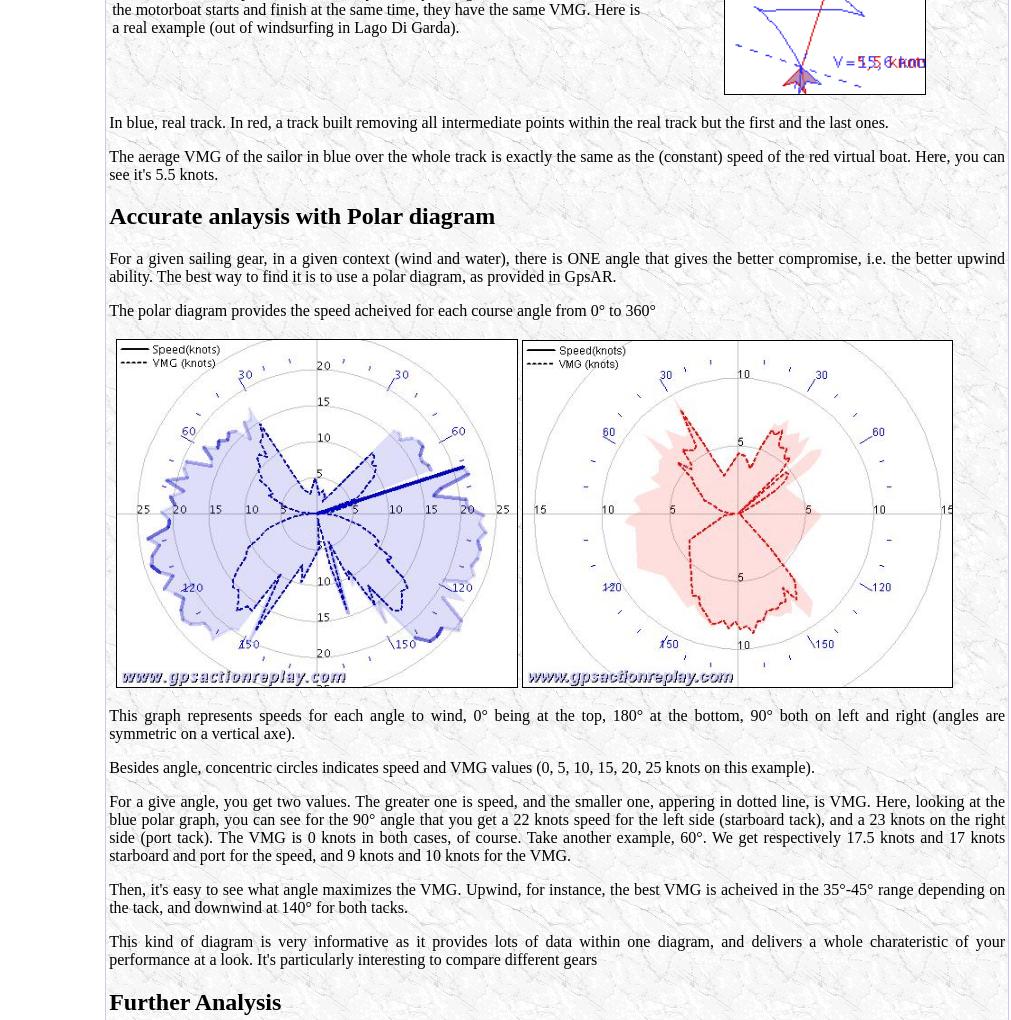 The height and width of the screenshot is (1020, 1011). Describe the element at coordinates (195, 1002) in the screenshot. I see `'Further Analysis'` at that location.